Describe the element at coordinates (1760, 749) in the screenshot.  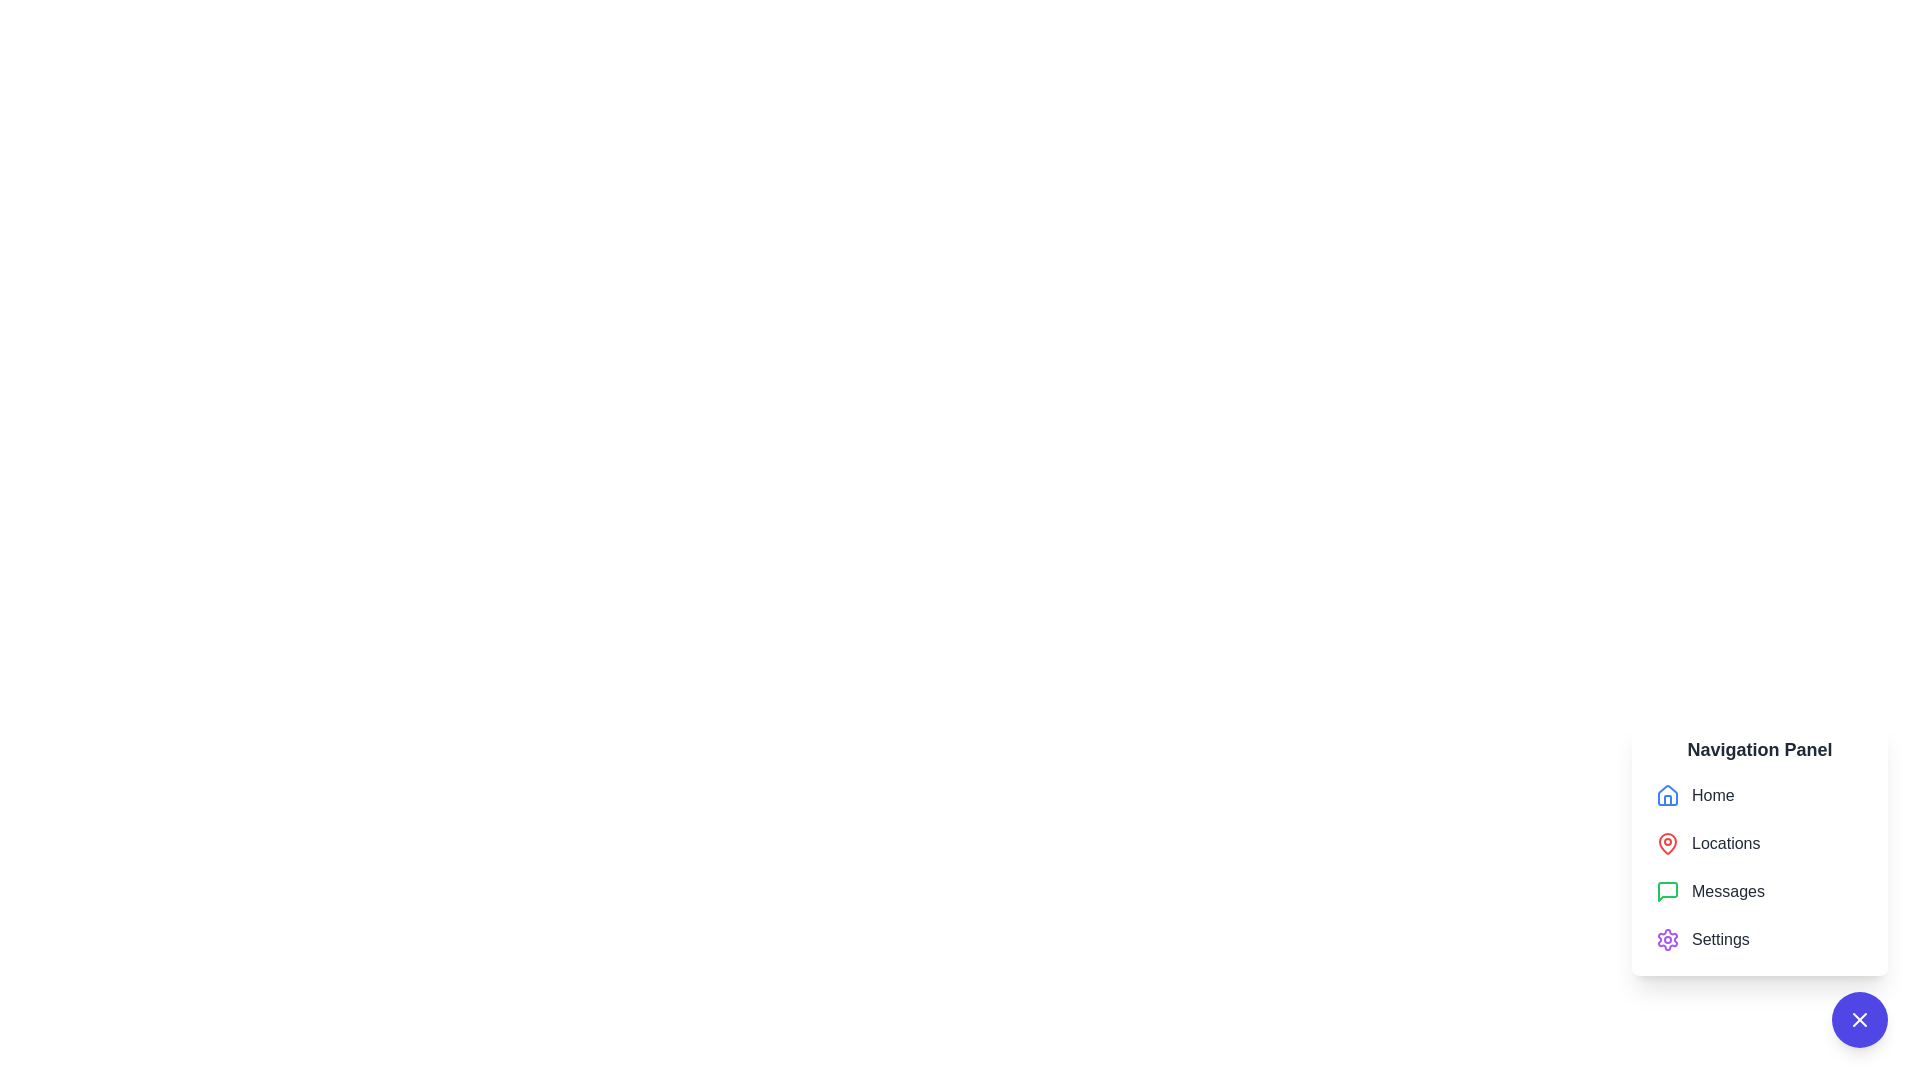
I see `the 'Navigation Panel' header text label, which serves as the title for the navigation card and is positioned at the top of the card above the navigation items` at that location.